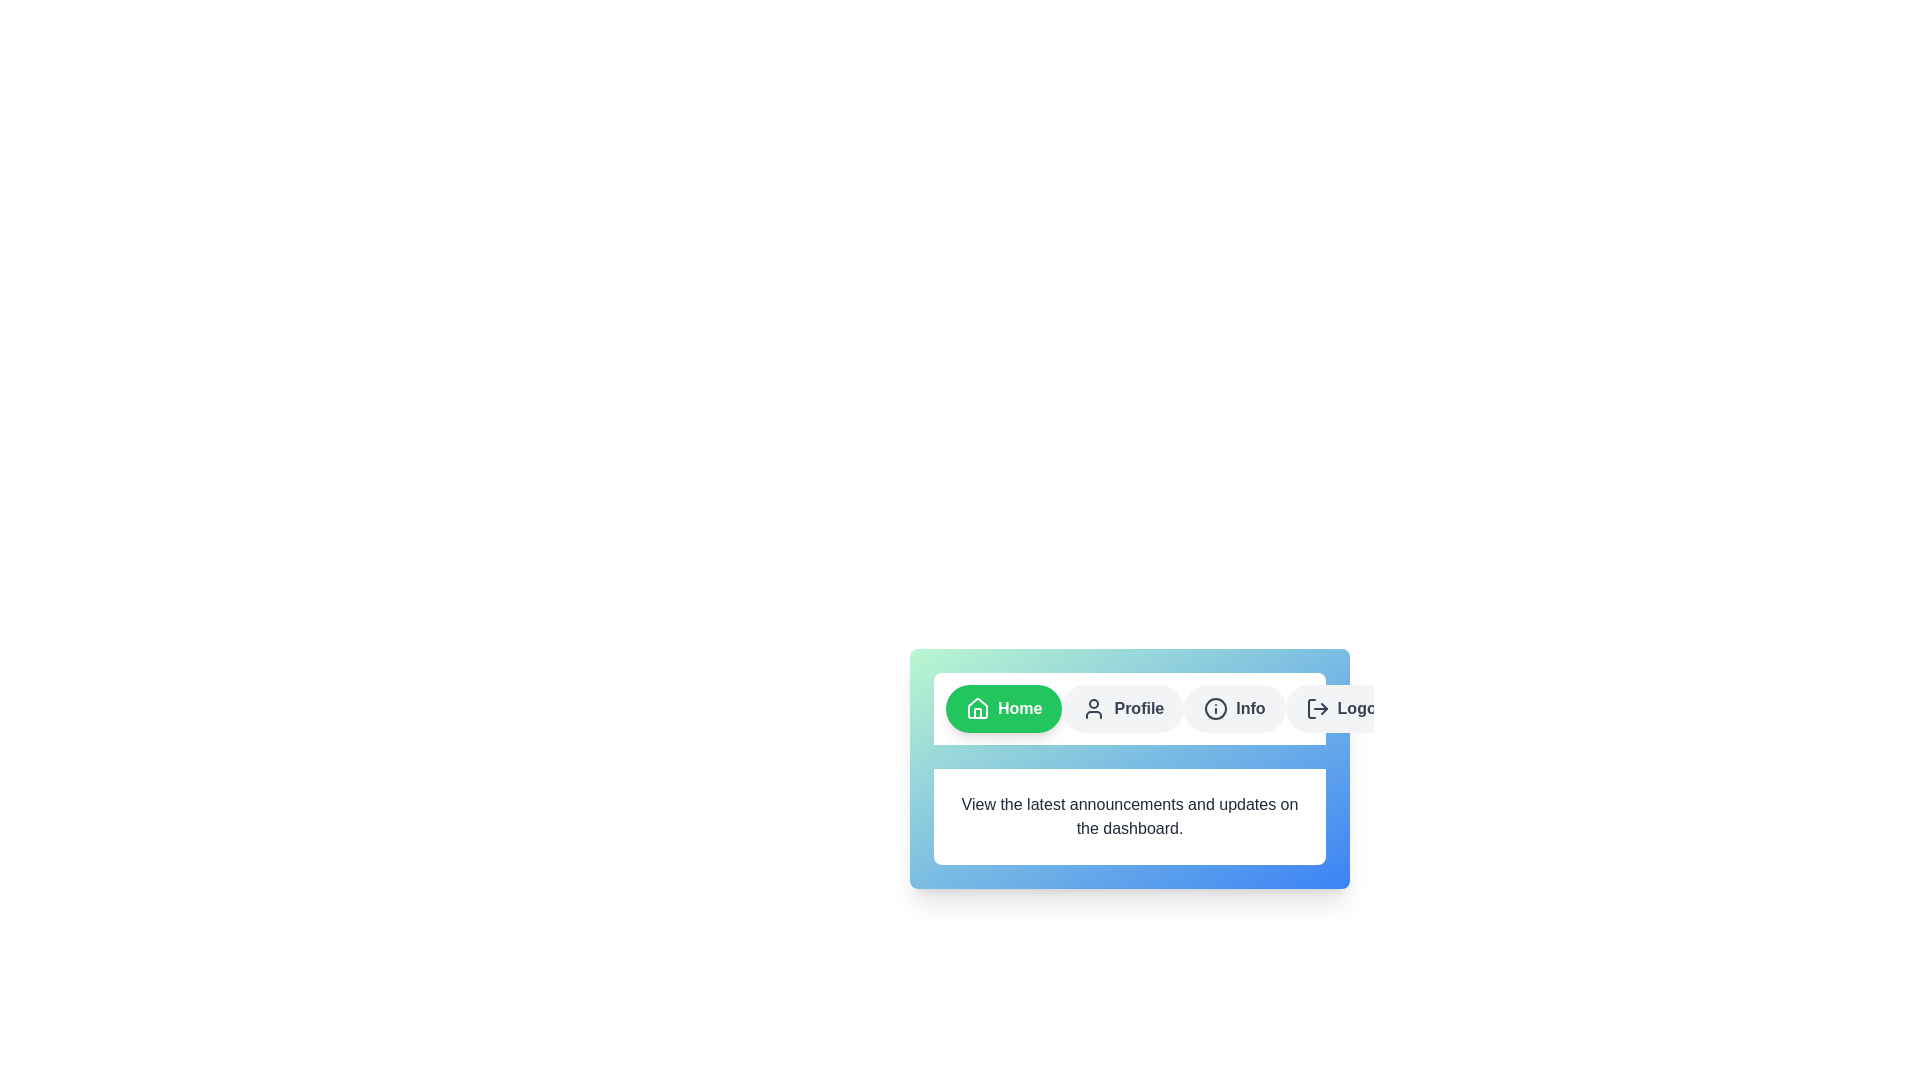 The image size is (1920, 1080). Describe the element at coordinates (1123, 708) in the screenshot. I see `the 'Profile' button in the navigation bar, which is the second option with a user silhouette icon` at that location.